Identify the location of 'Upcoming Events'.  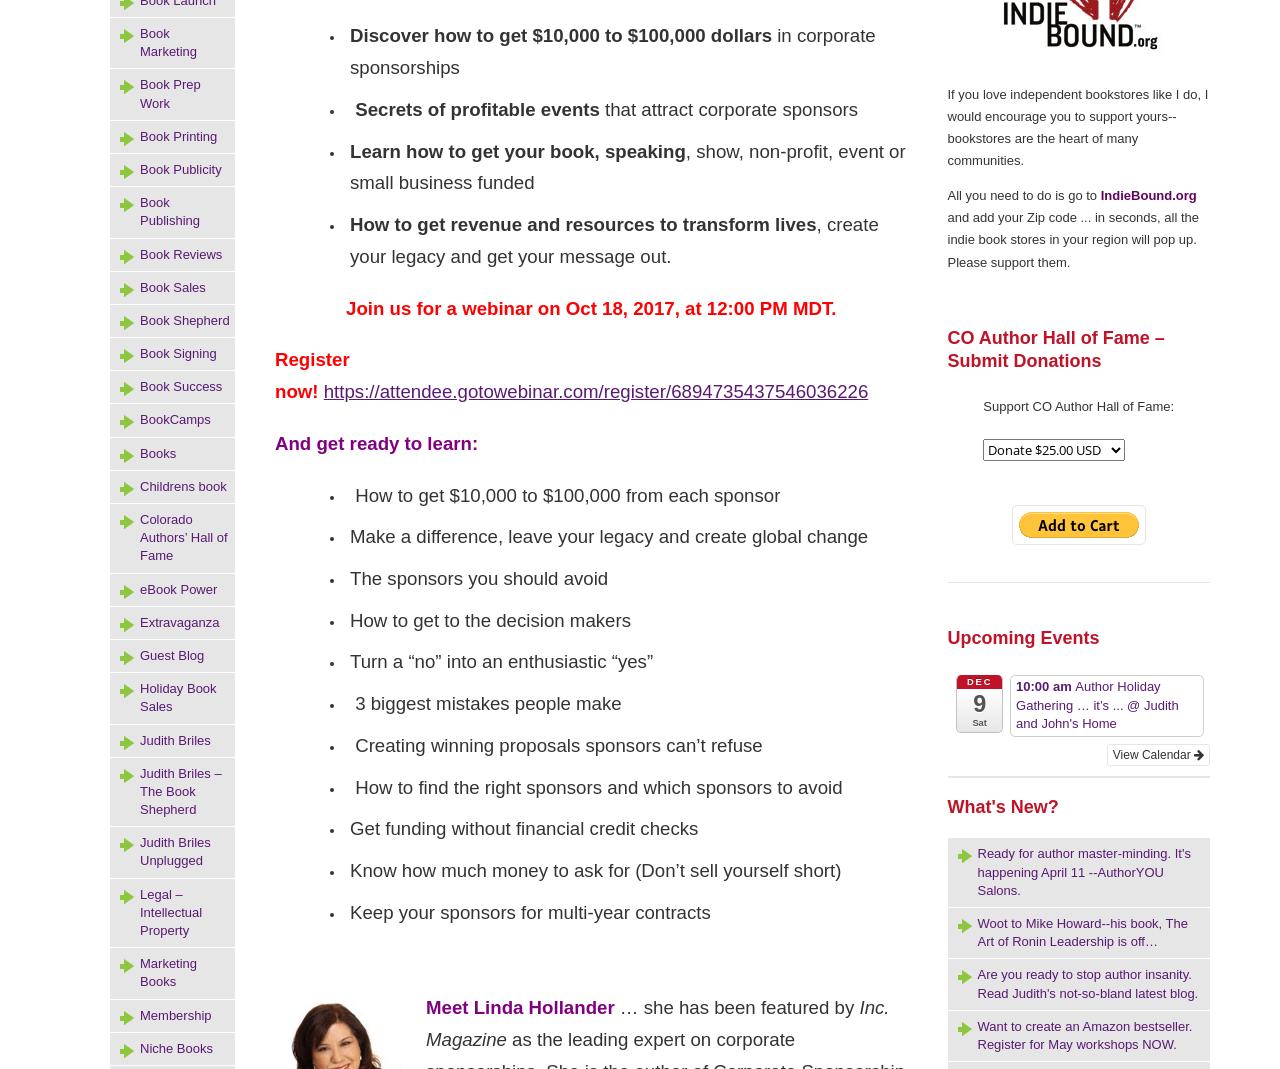
(1022, 637).